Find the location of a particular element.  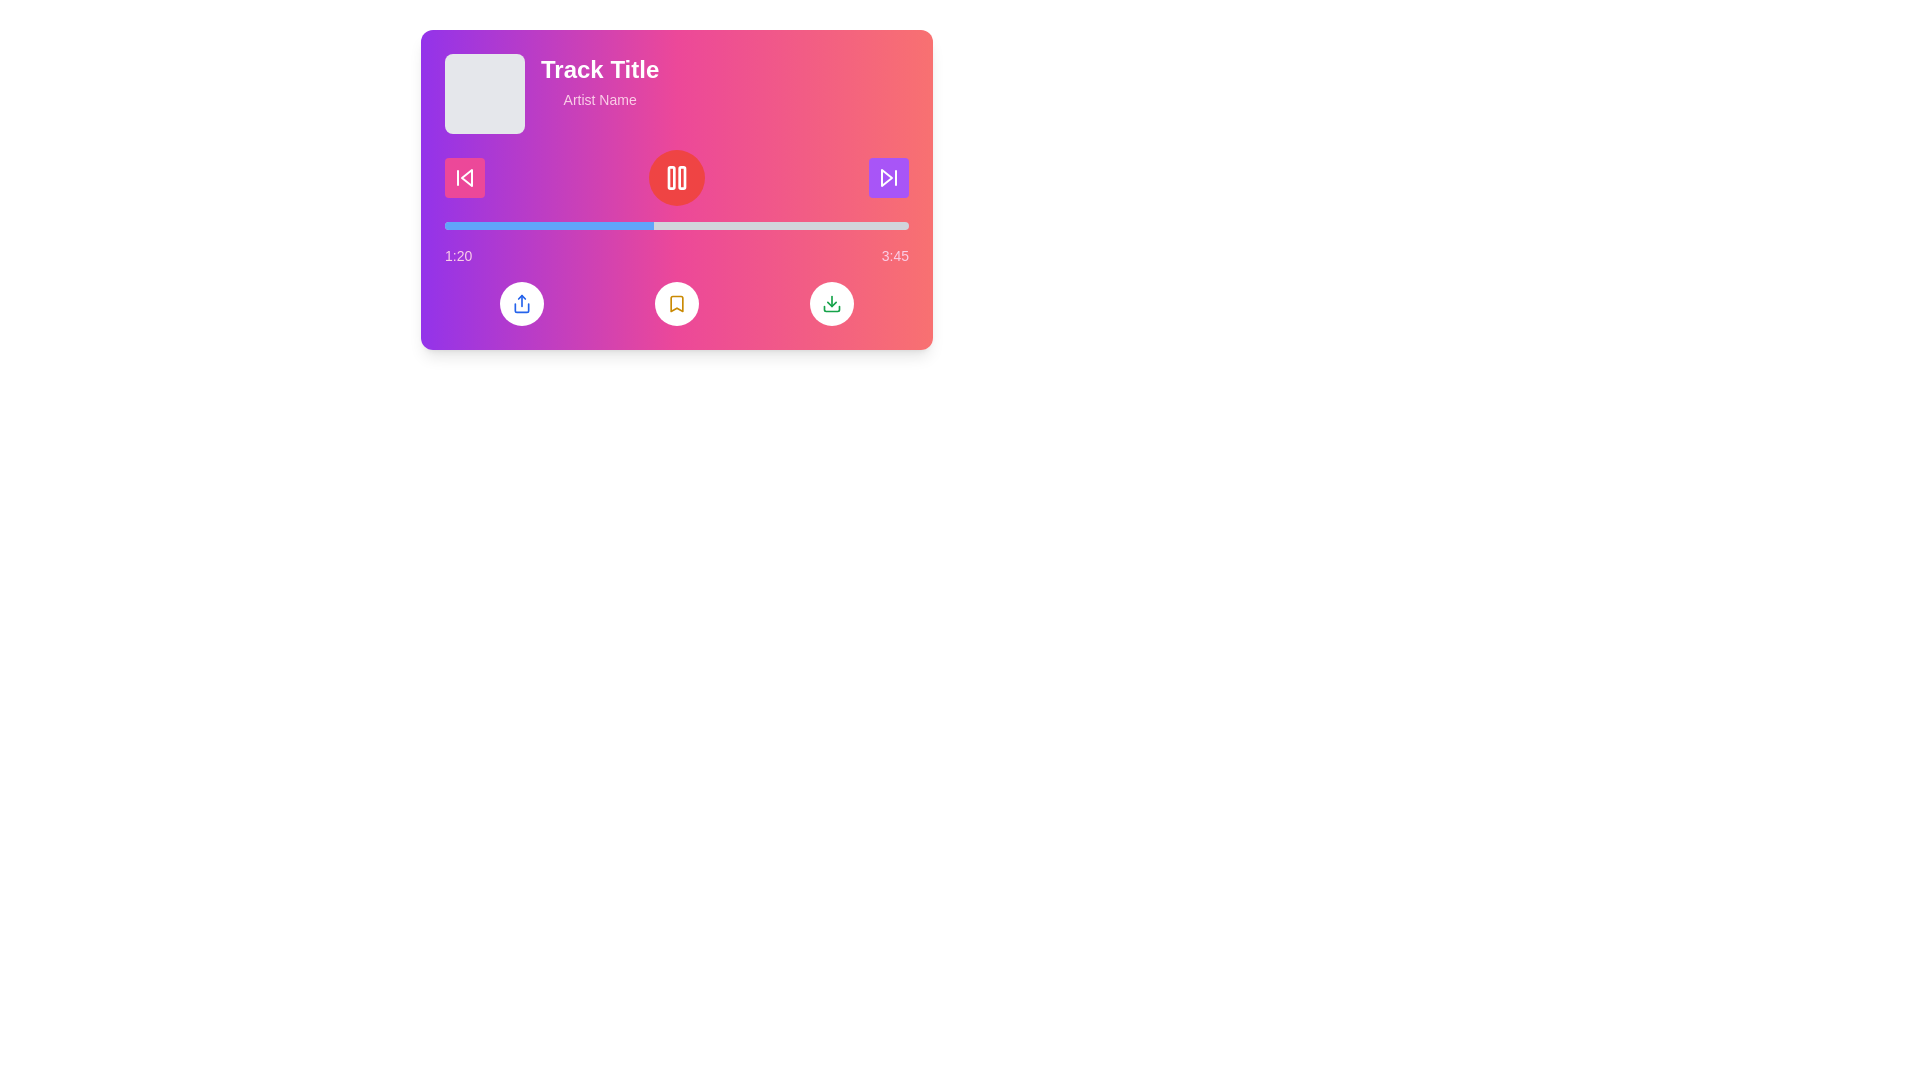

the green download icon, which has a downward arrow intersecting a horizontal line, to initiate the download is located at coordinates (831, 304).